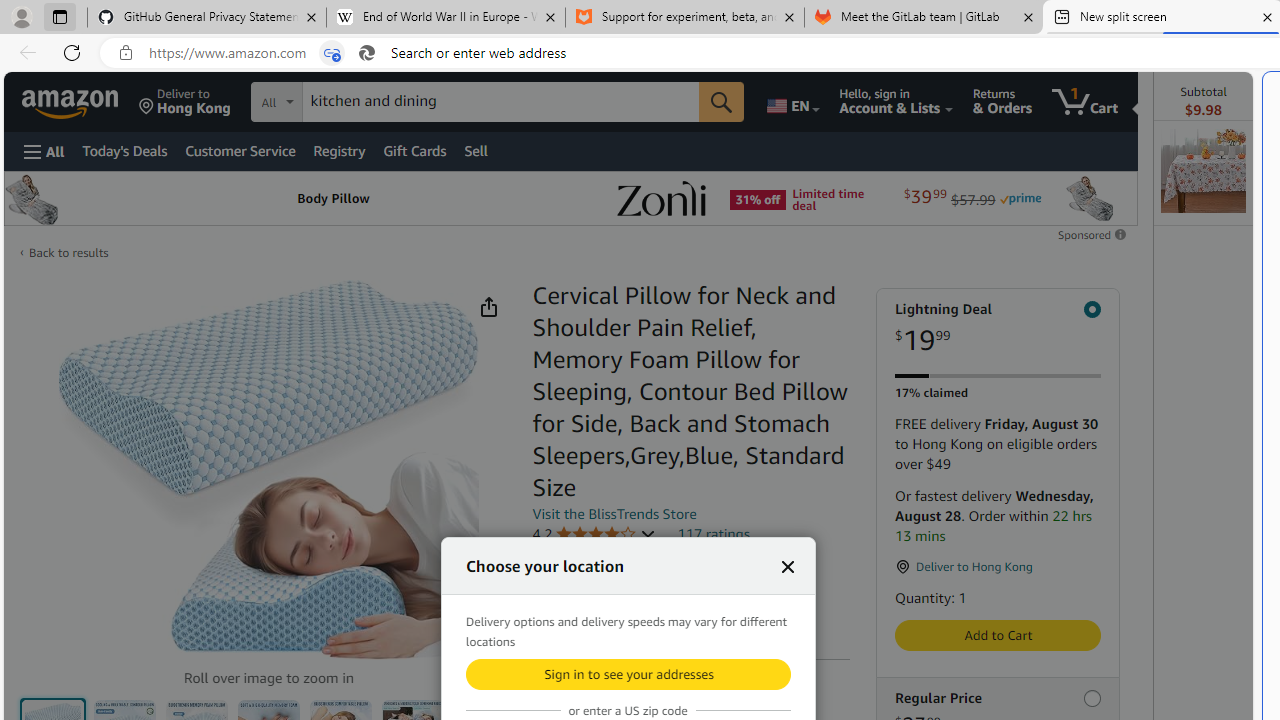  What do you see at coordinates (895, 101) in the screenshot?
I see `'Hello, sign in Account & Lists'` at bounding box center [895, 101].